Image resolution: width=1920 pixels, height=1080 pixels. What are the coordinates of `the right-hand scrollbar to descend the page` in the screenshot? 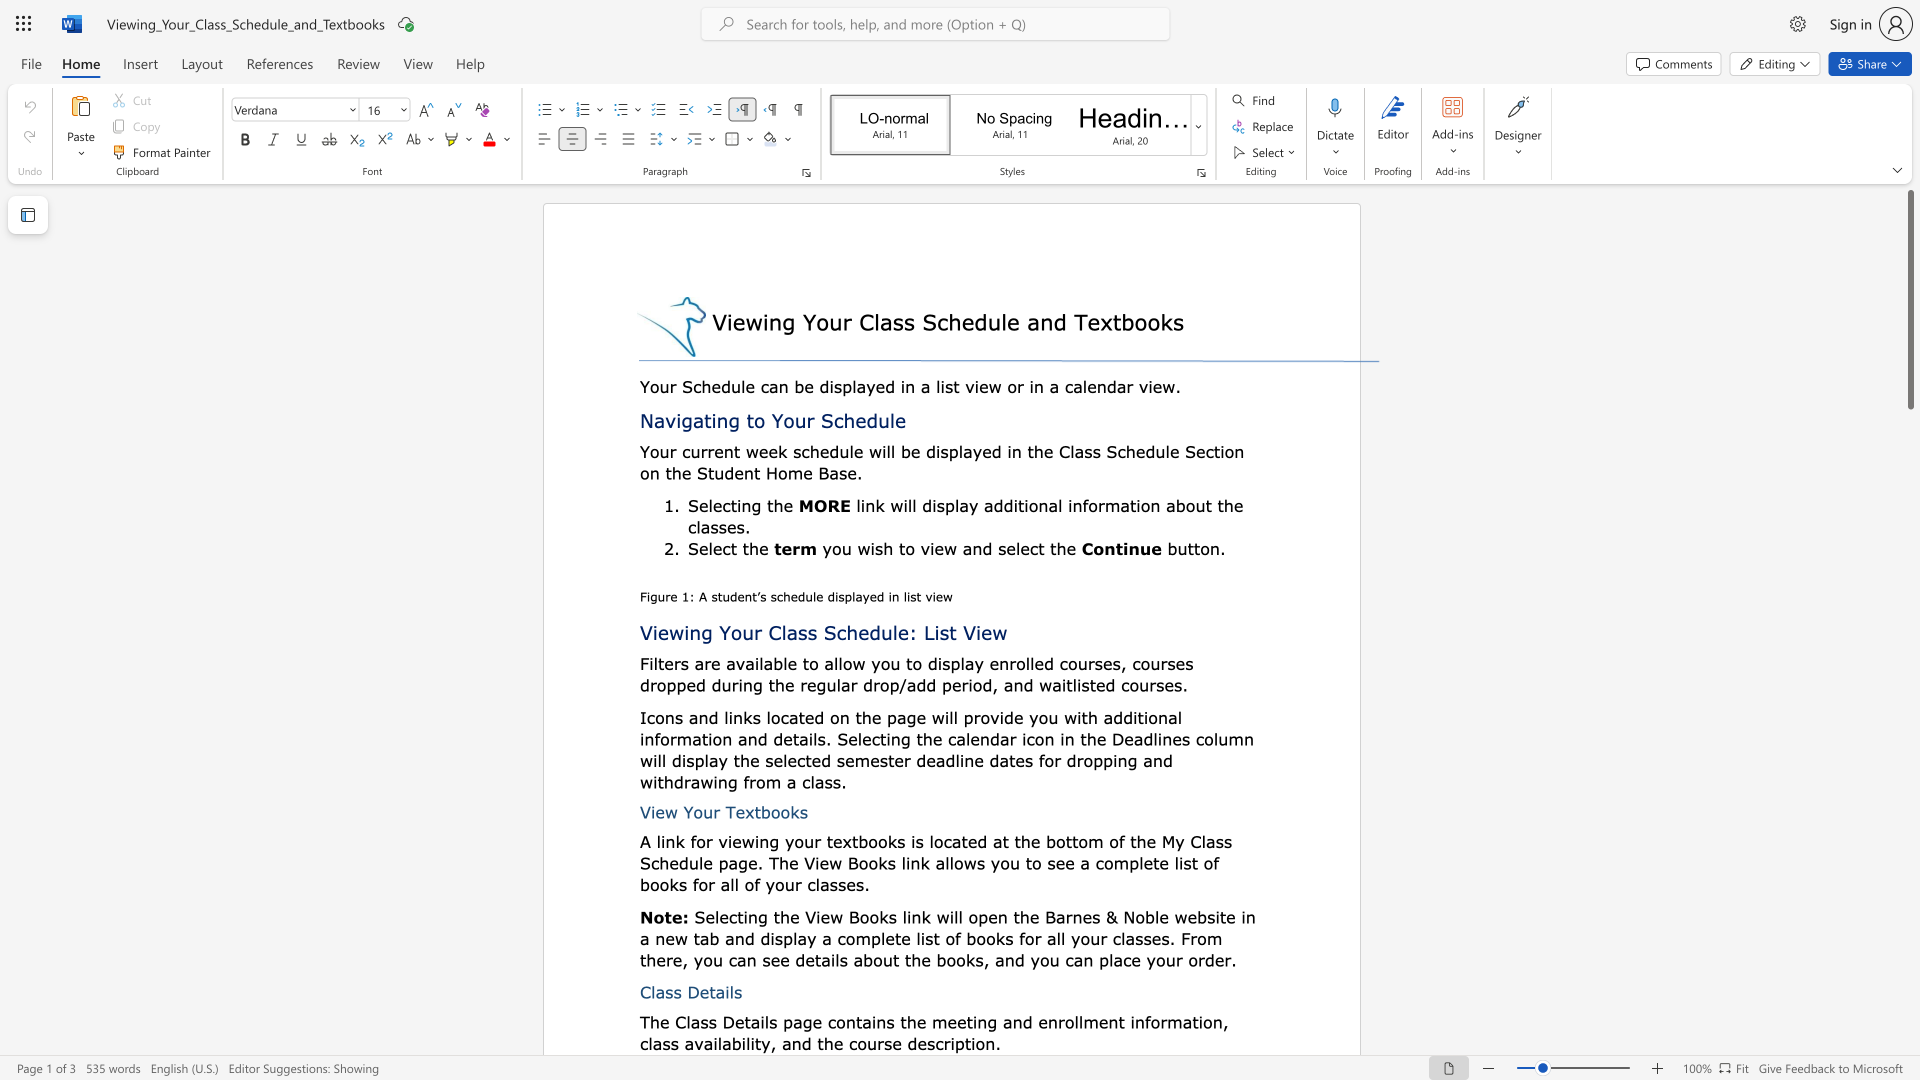 It's located at (1909, 948).